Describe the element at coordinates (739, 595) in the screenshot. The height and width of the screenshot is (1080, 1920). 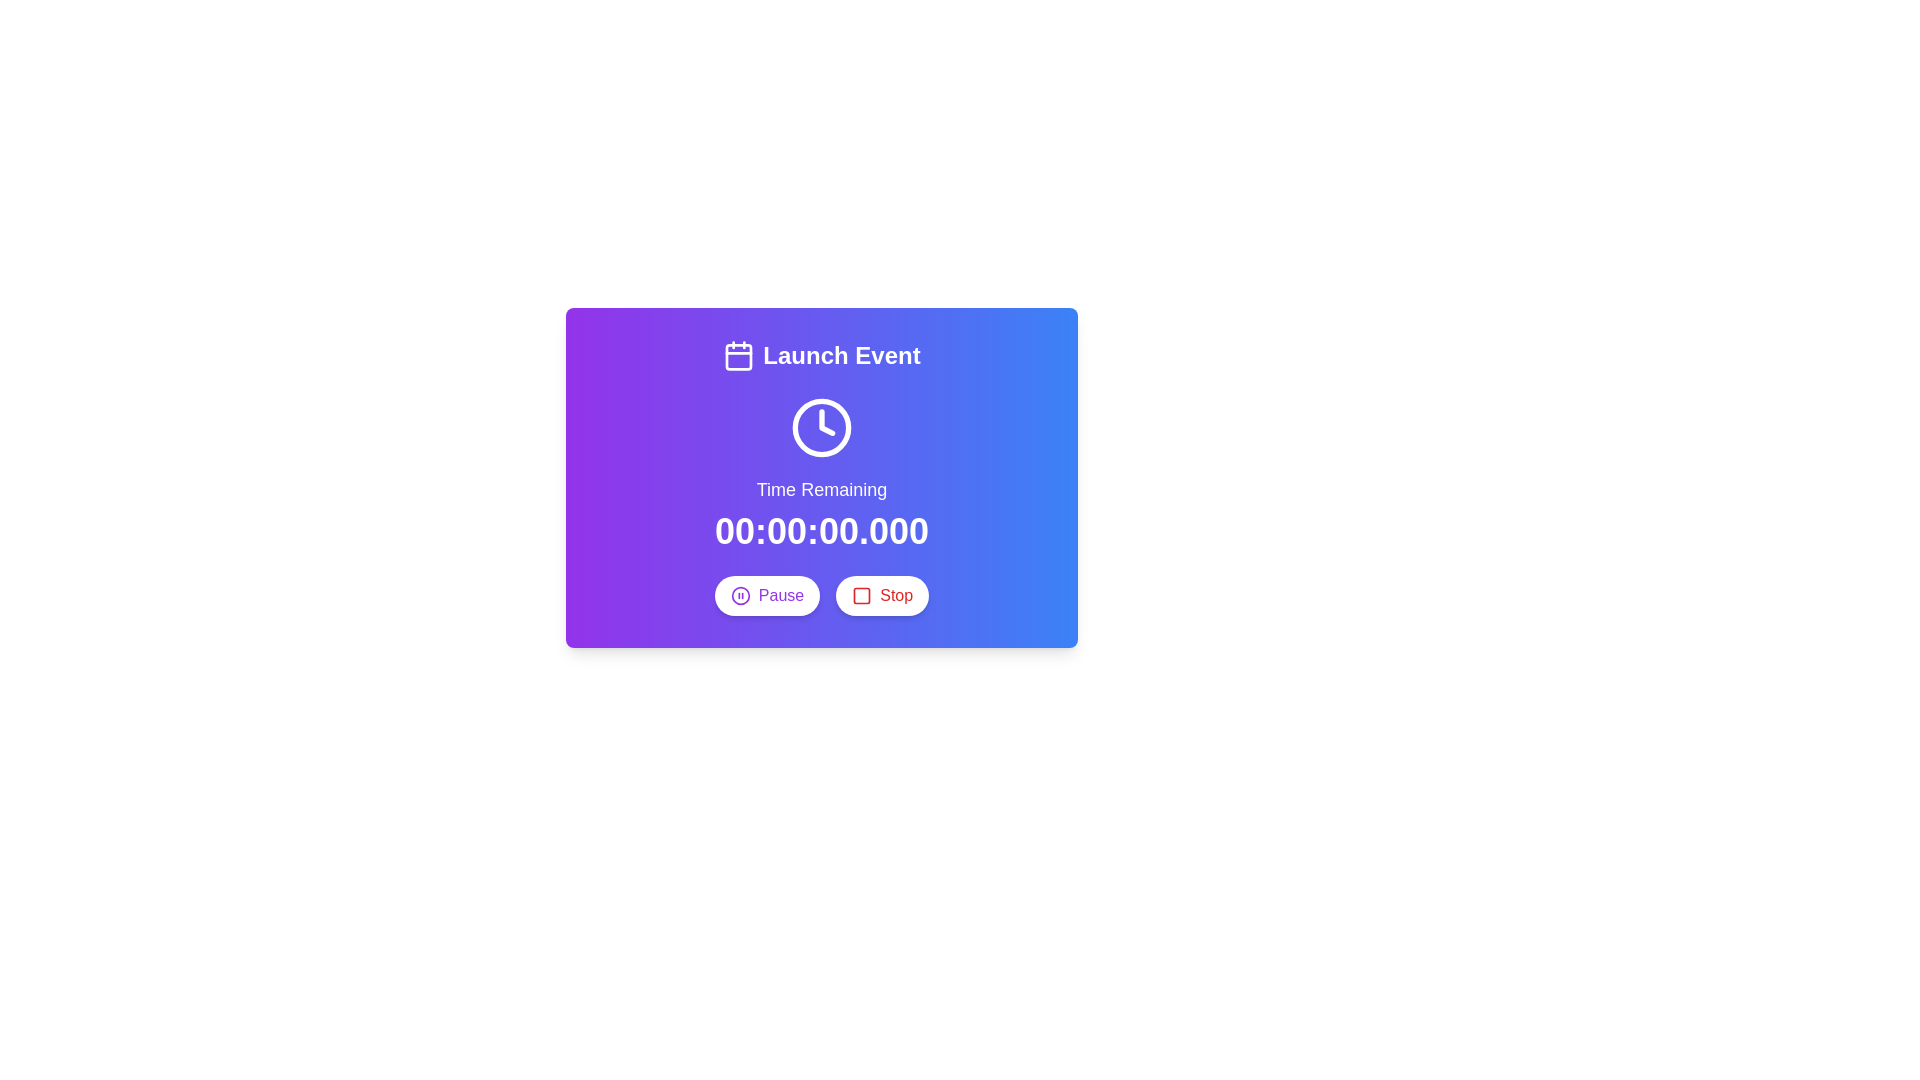
I see `the SVG Circle element that serves as the background for the 'Pause' icon, located within the purple-to-blue gradient background of the card interface` at that location.